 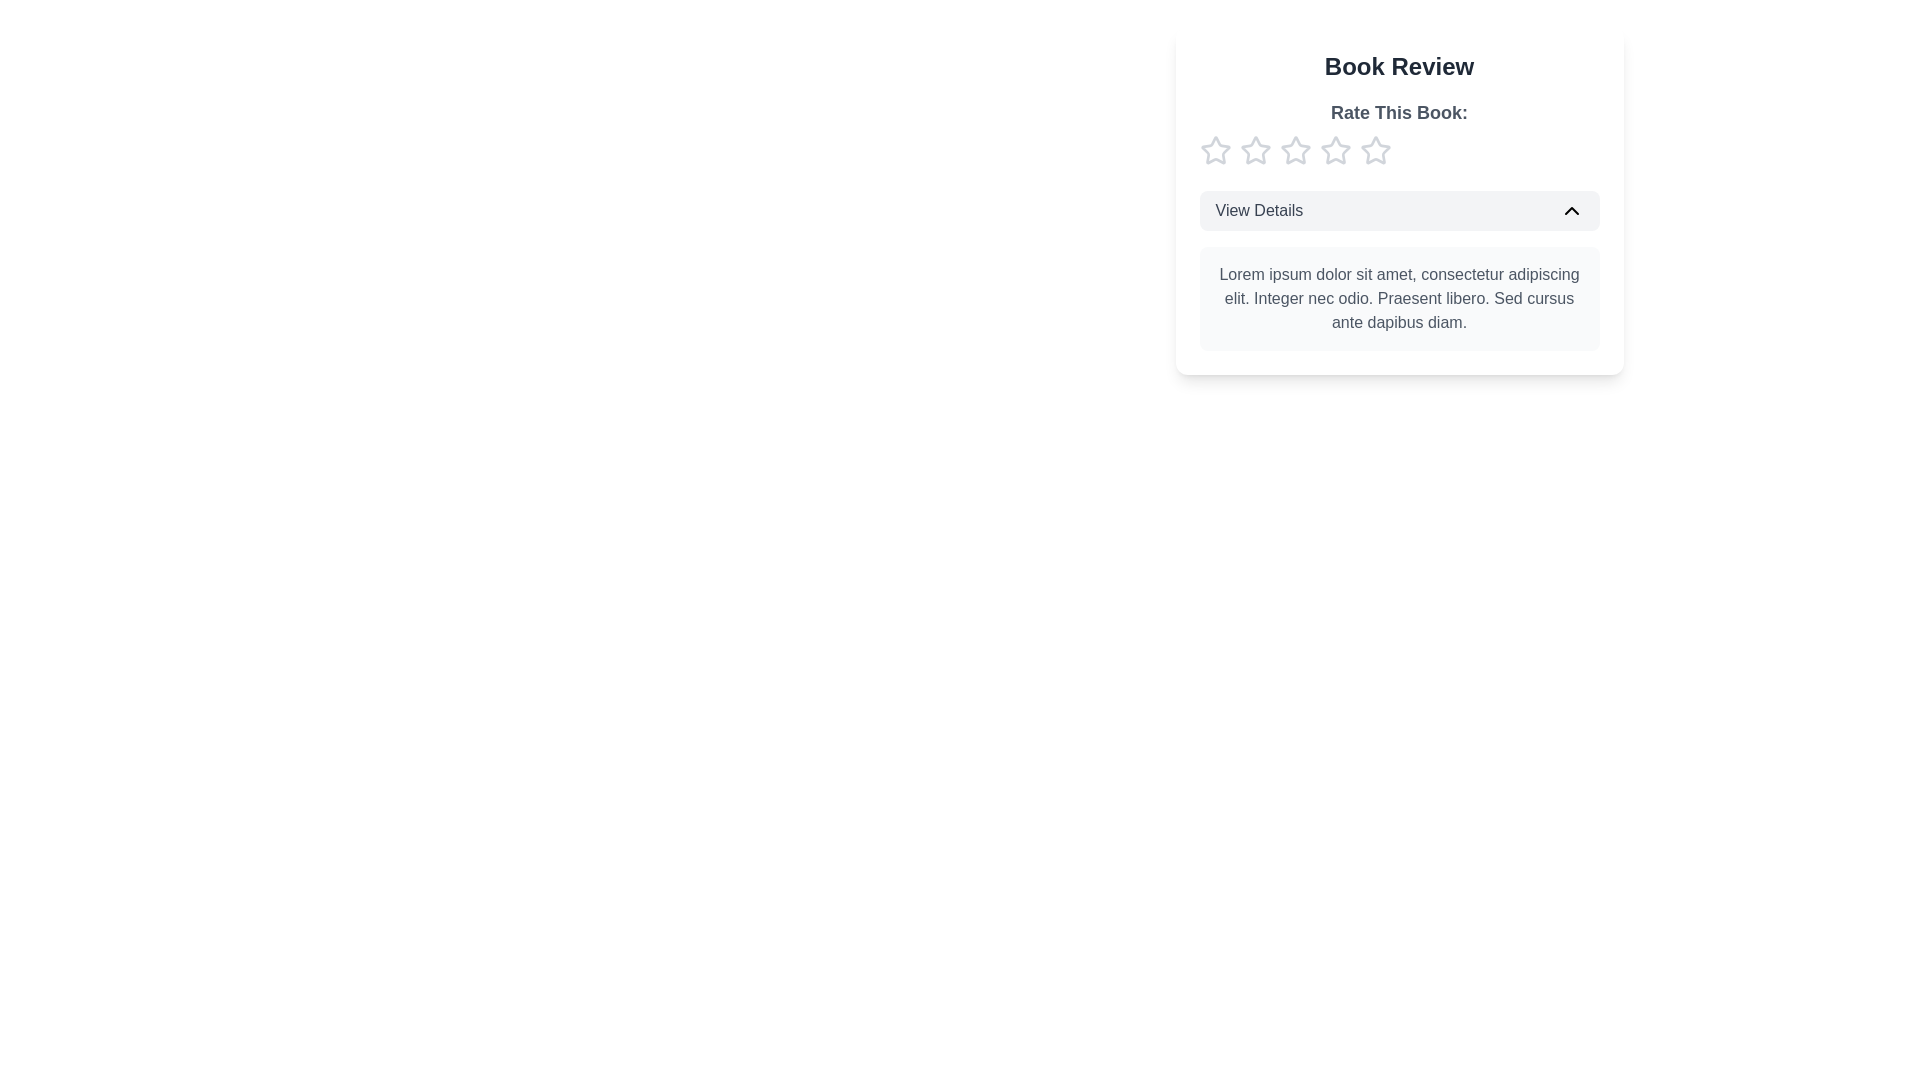 What do you see at coordinates (1295, 149) in the screenshot?
I see `the third star icon in the five-star rating system` at bounding box center [1295, 149].